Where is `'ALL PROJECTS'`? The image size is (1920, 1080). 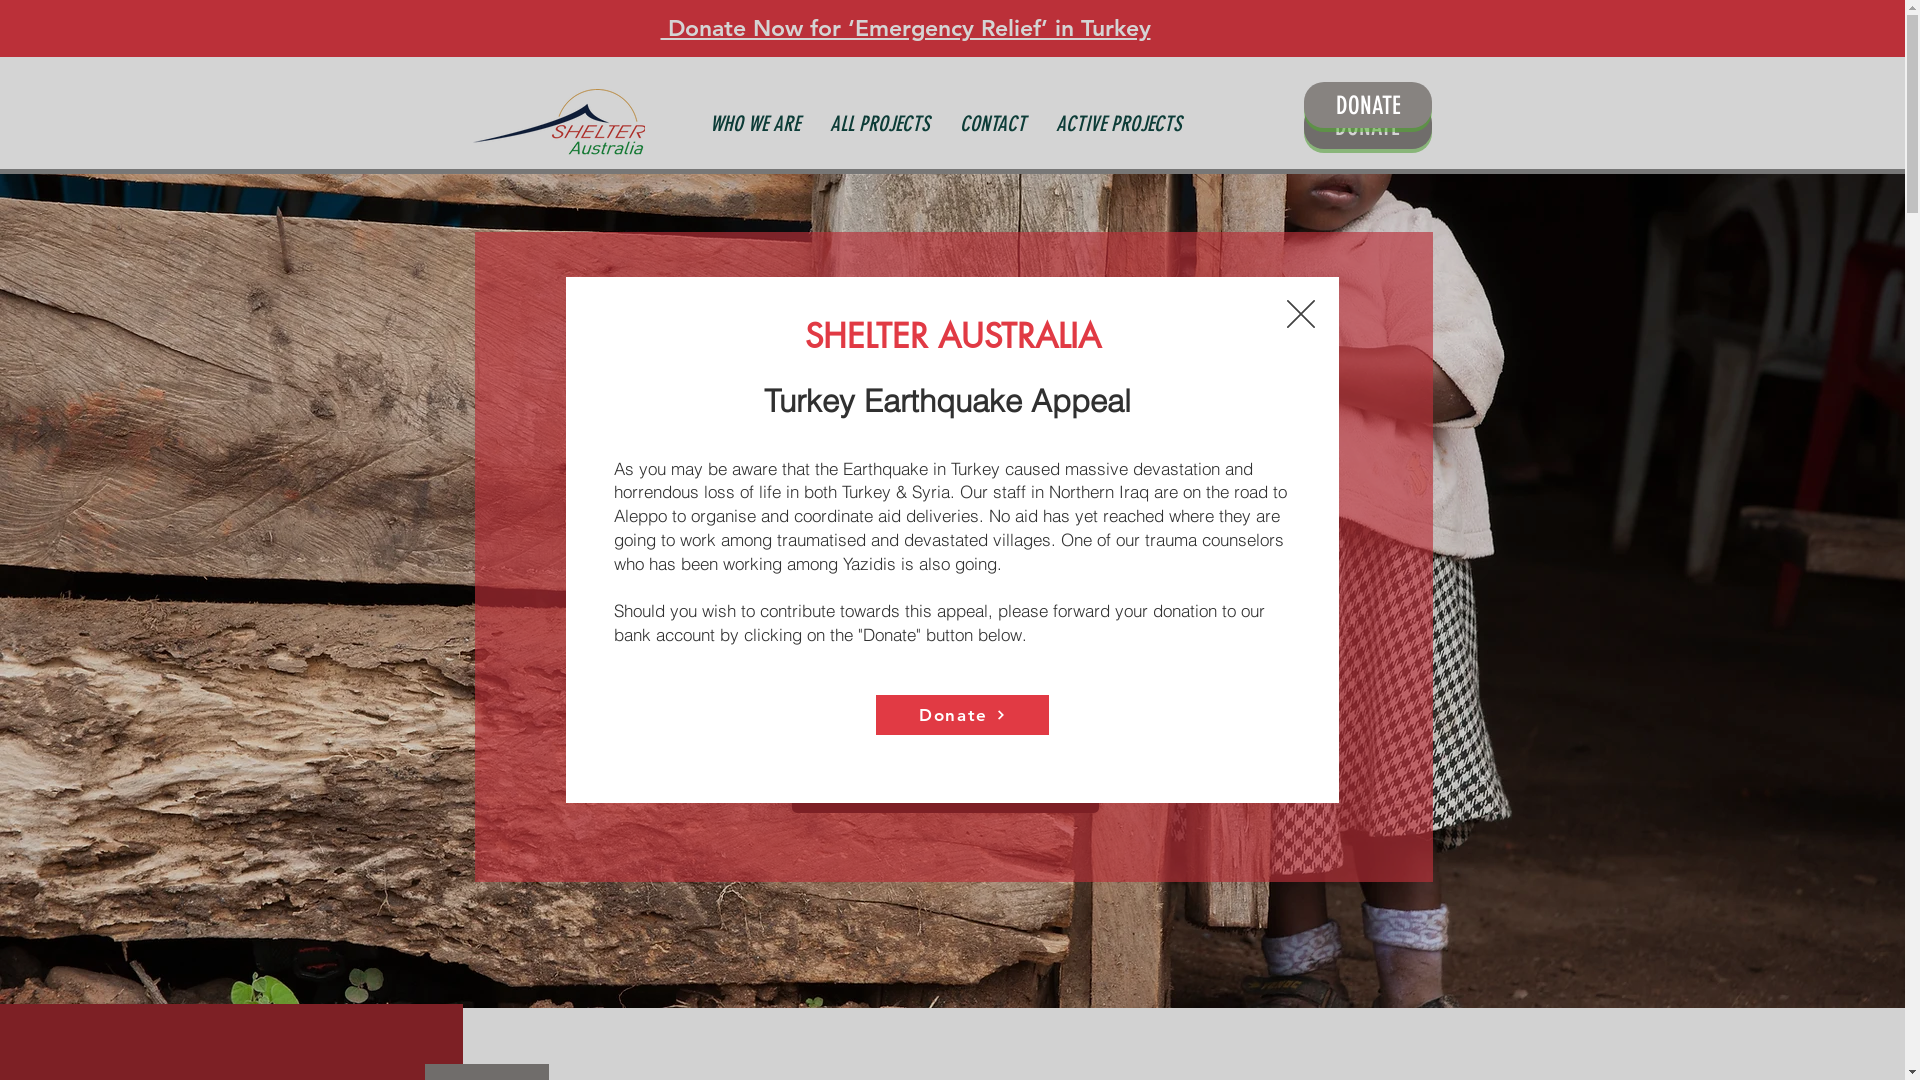
'ALL PROJECTS' is located at coordinates (879, 123).